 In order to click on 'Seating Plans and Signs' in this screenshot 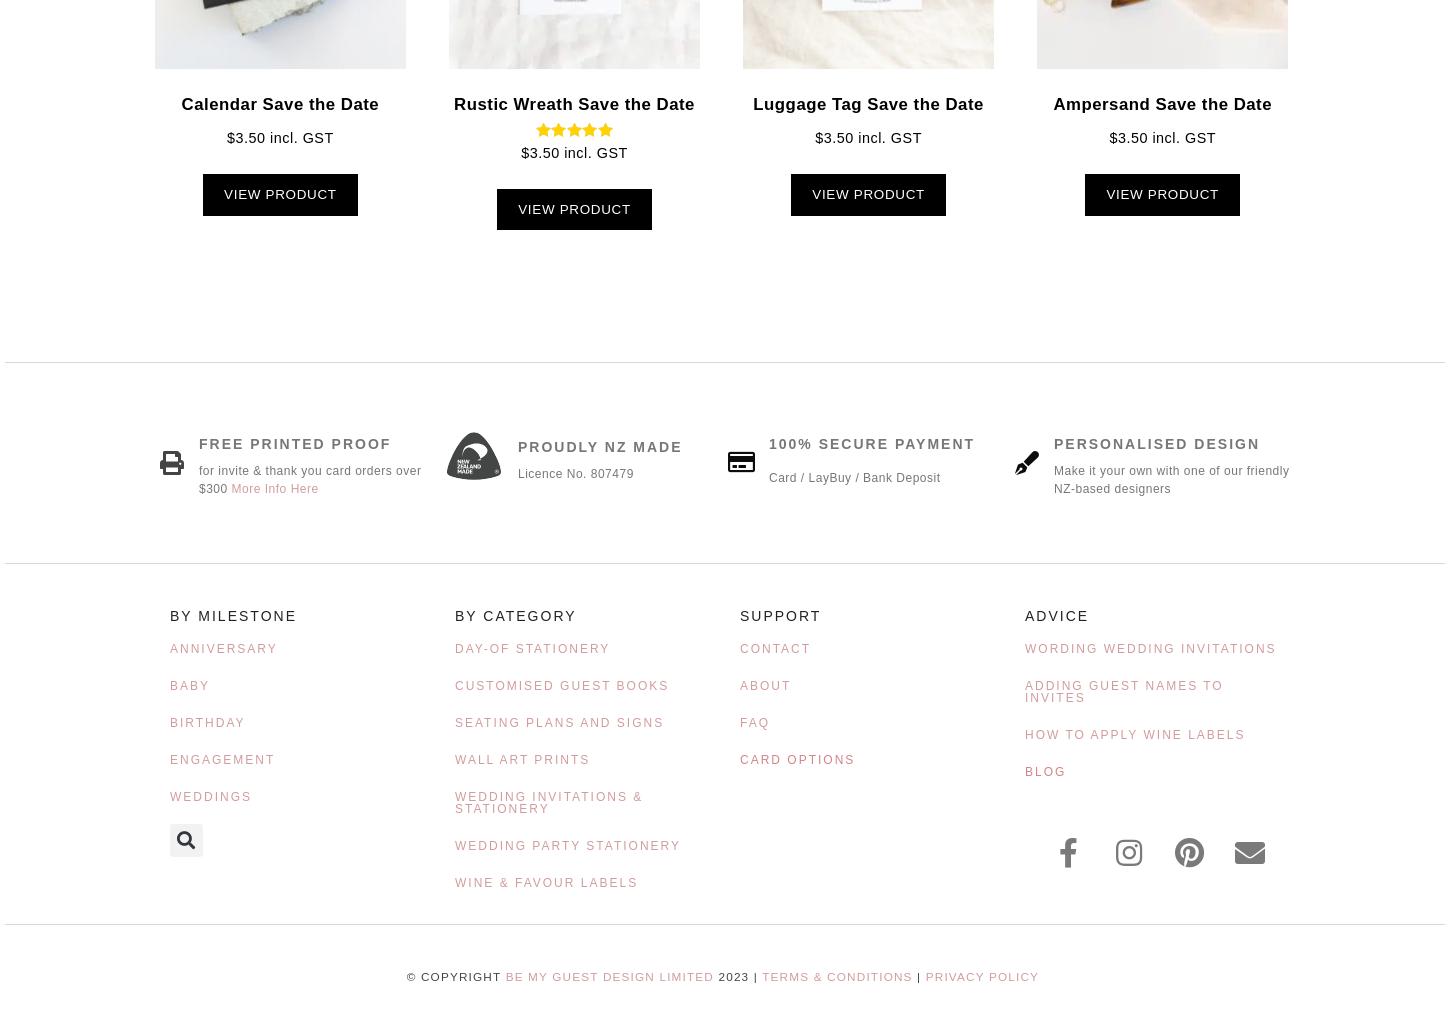, I will do `click(559, 721)`.